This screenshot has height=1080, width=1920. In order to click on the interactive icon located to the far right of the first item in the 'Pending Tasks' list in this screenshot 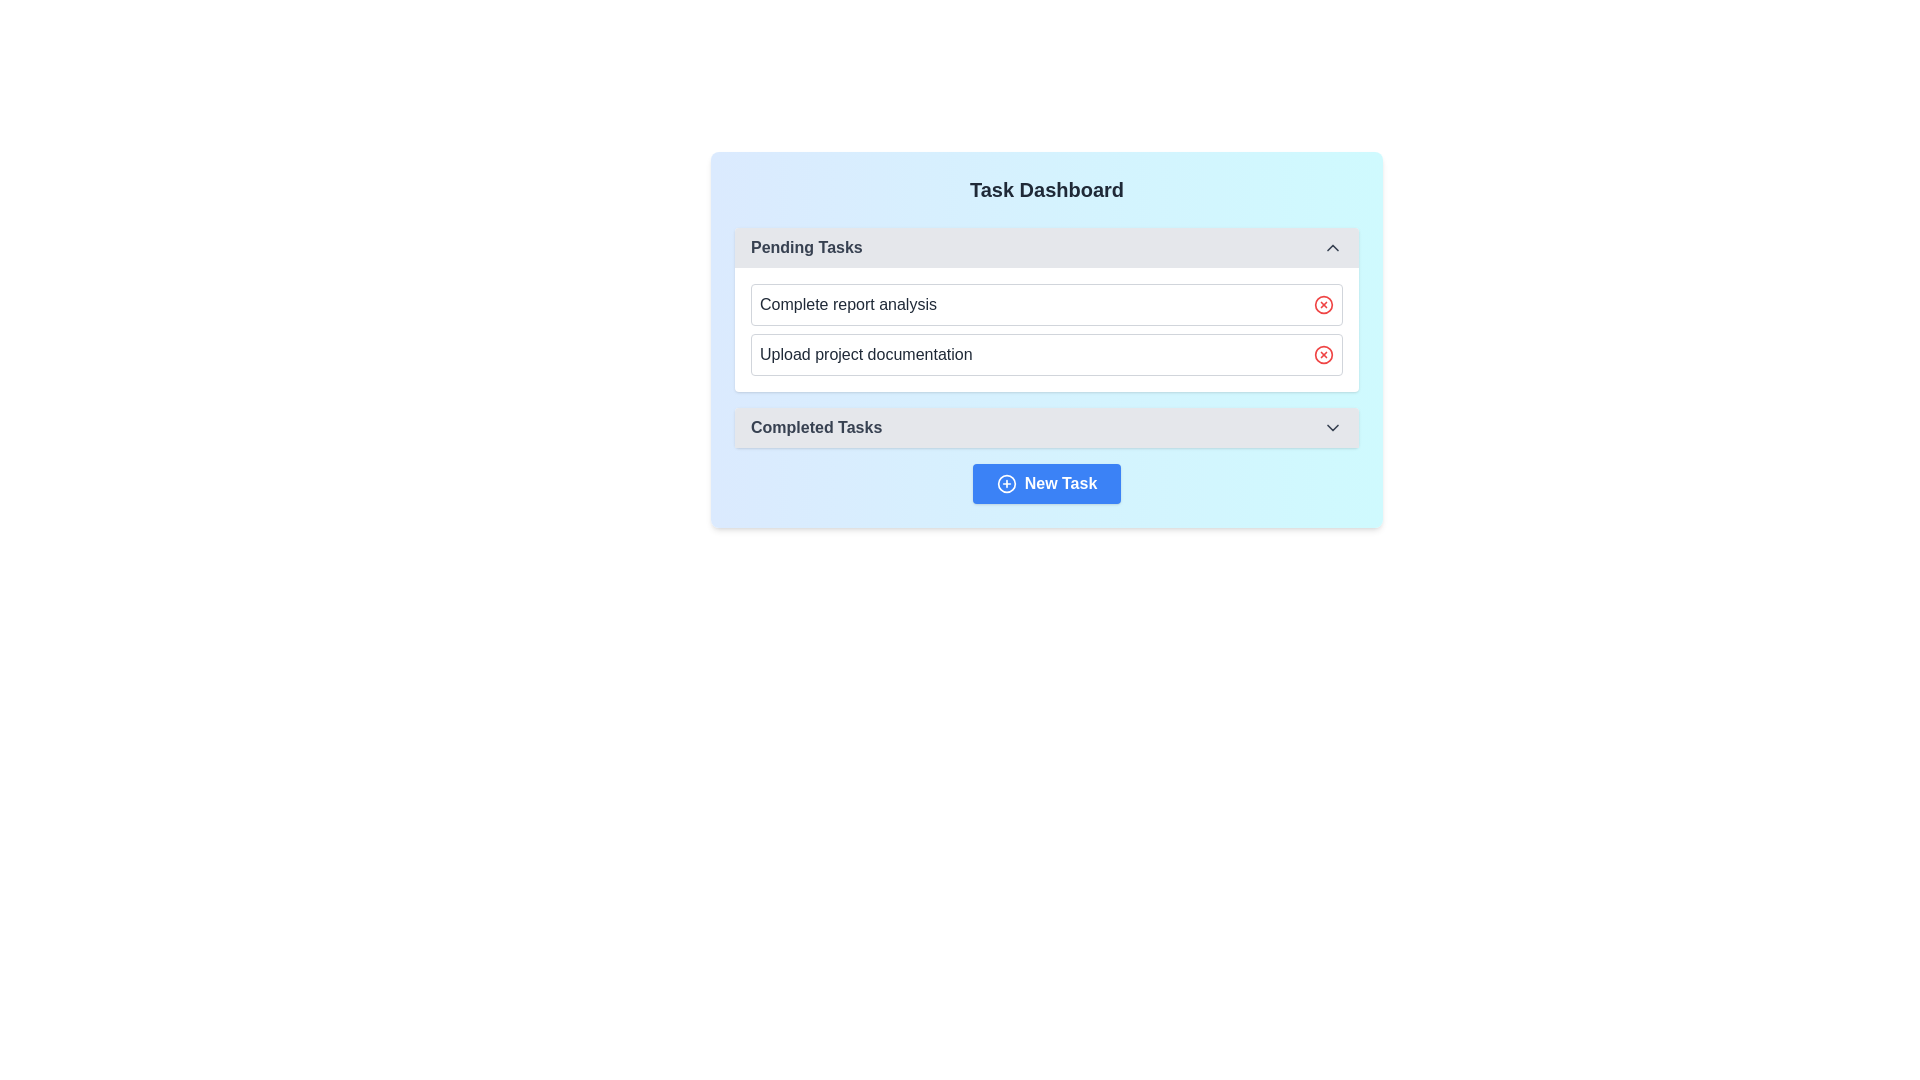, I will do `click(1324, 304)`.